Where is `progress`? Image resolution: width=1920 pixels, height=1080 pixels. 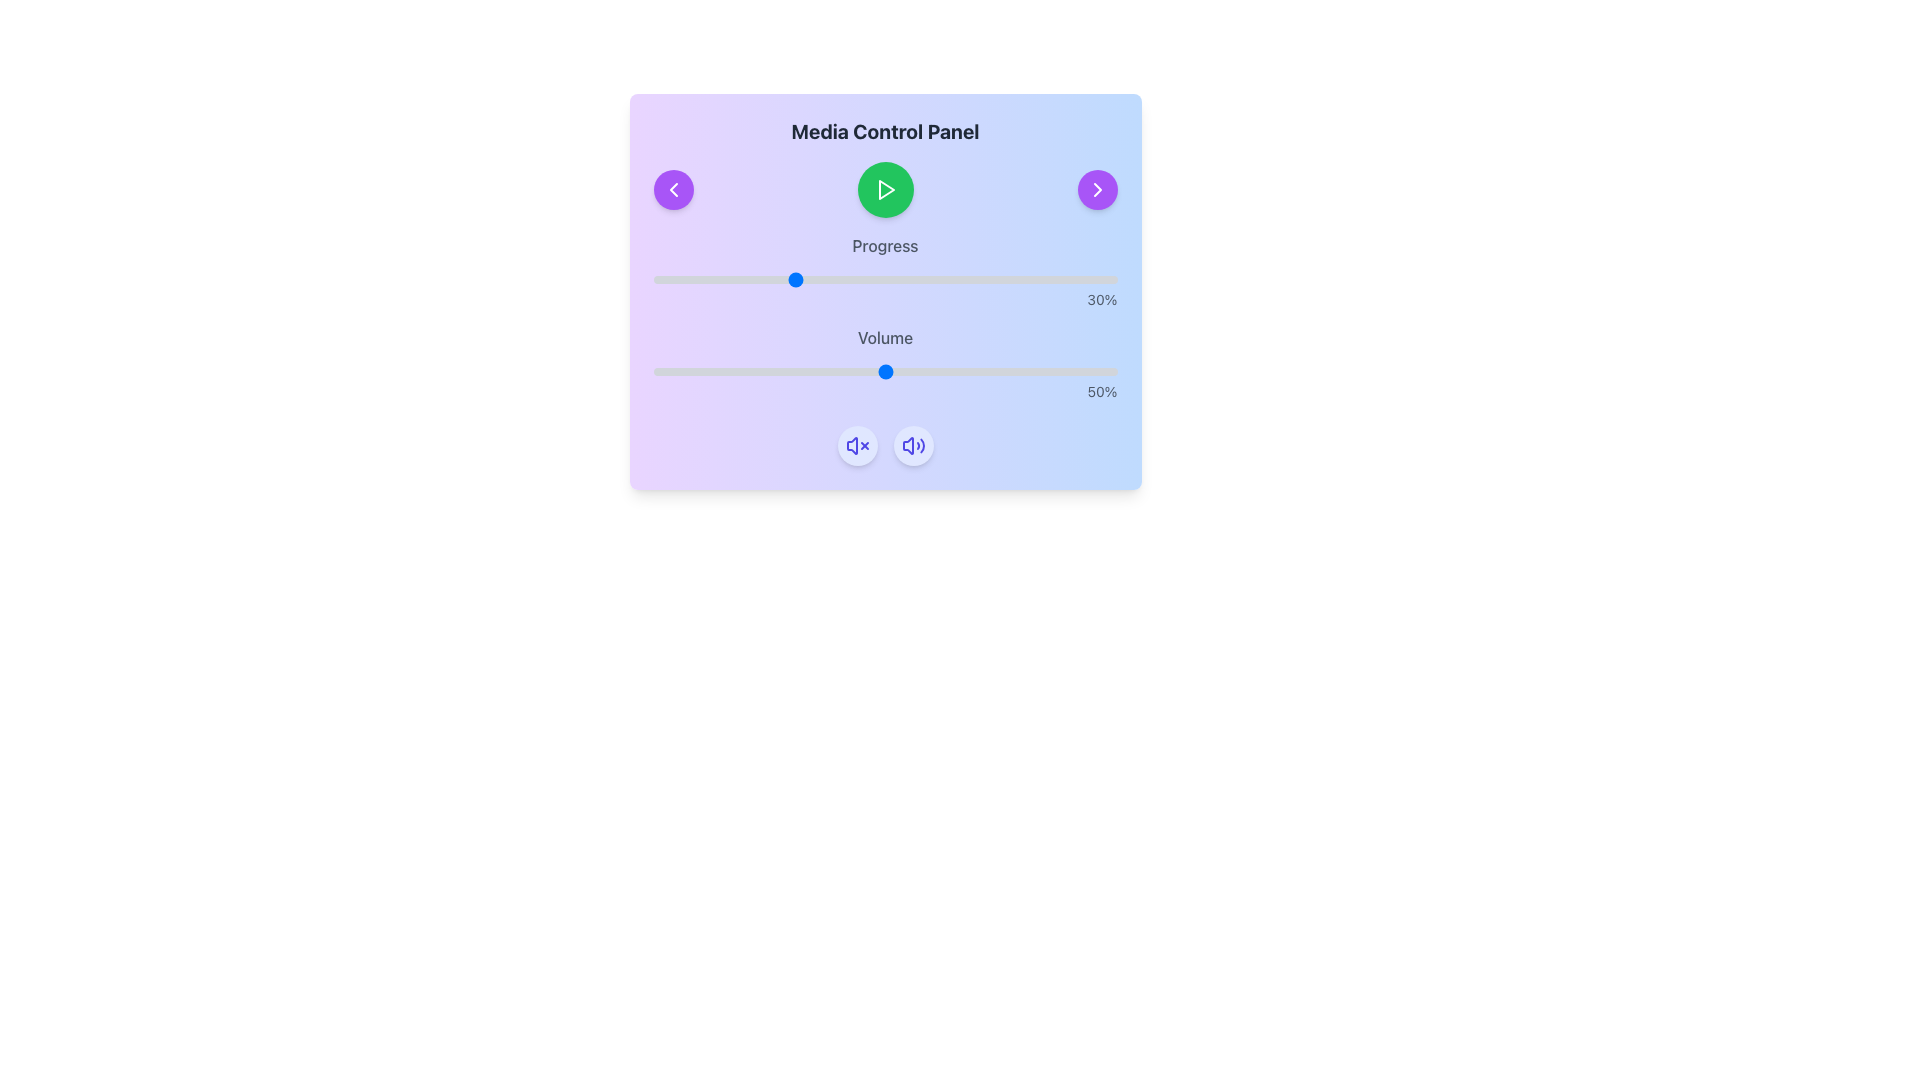
progress is located at coordinates (811, 280).